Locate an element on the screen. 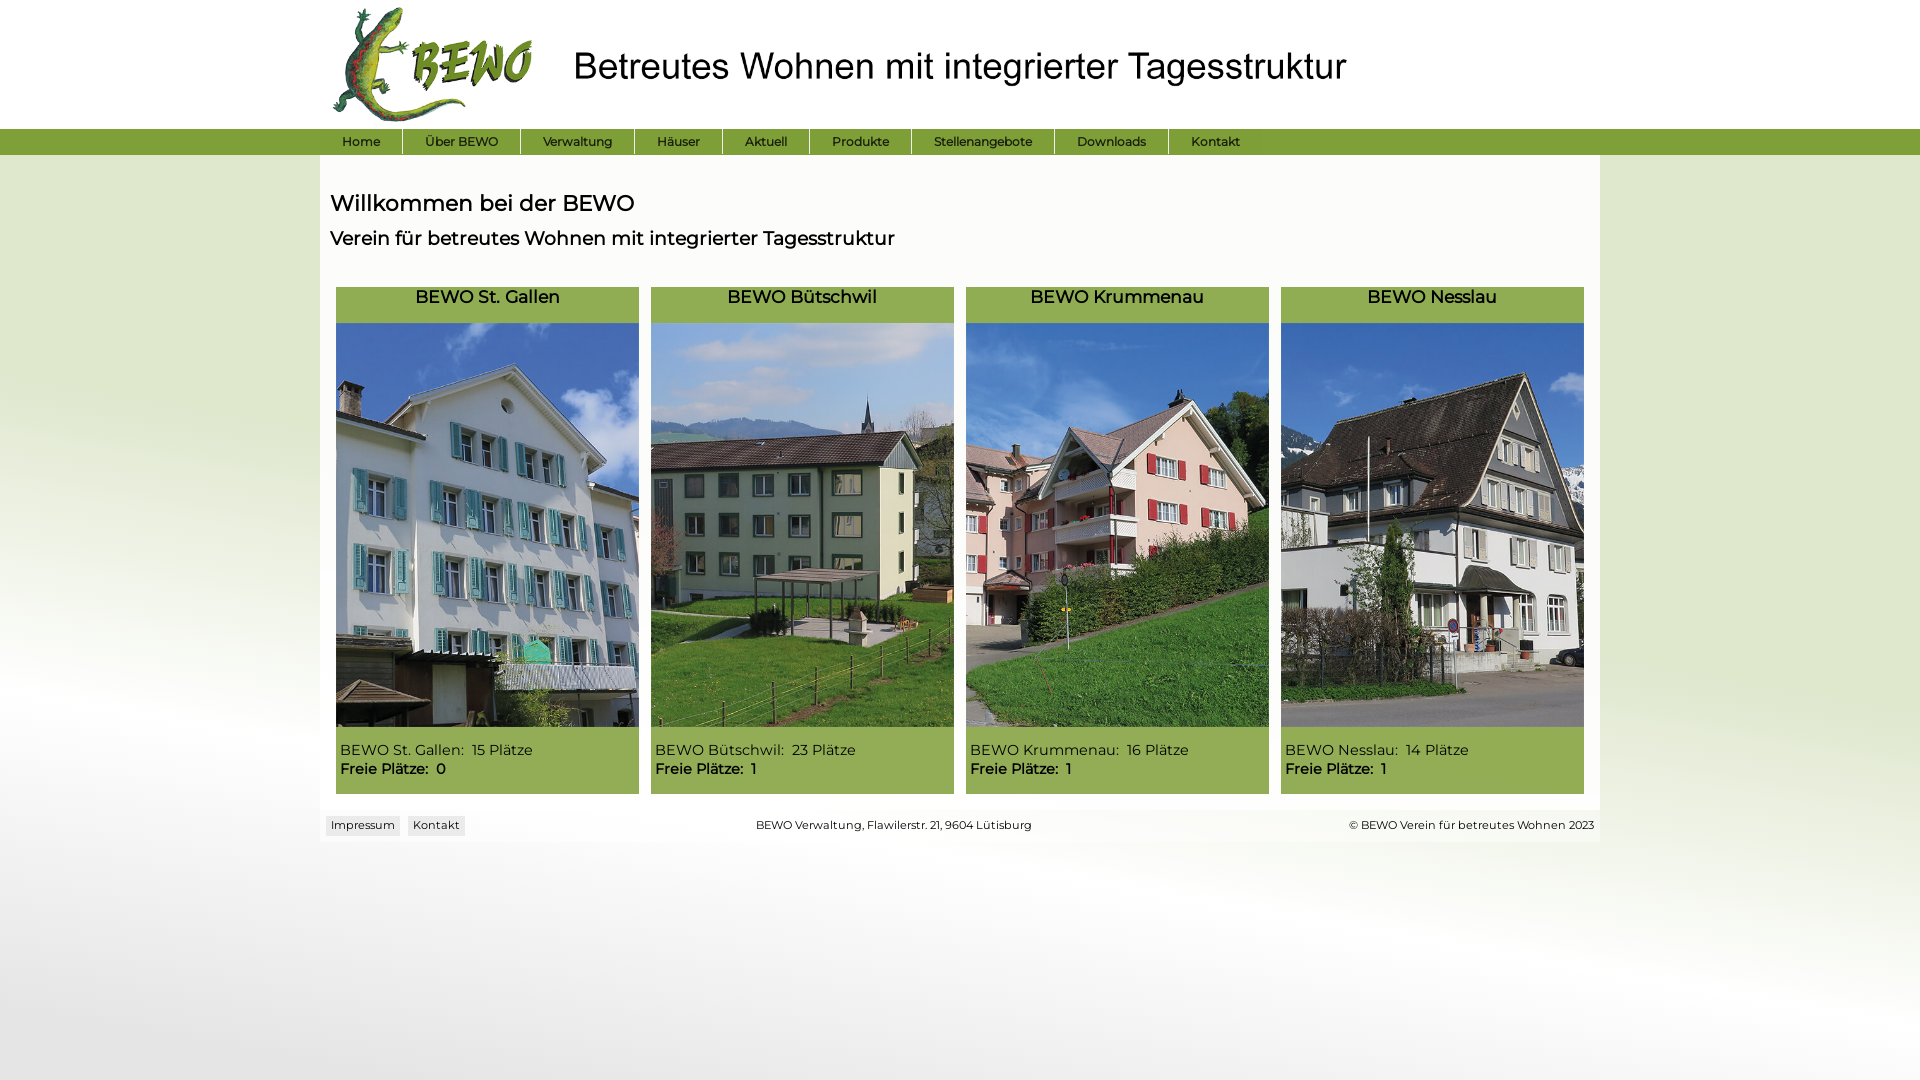 Image resolution: width=1920 pixels, height=1080 pixels. 'Aktuell' is located at coordinates (765, 140).